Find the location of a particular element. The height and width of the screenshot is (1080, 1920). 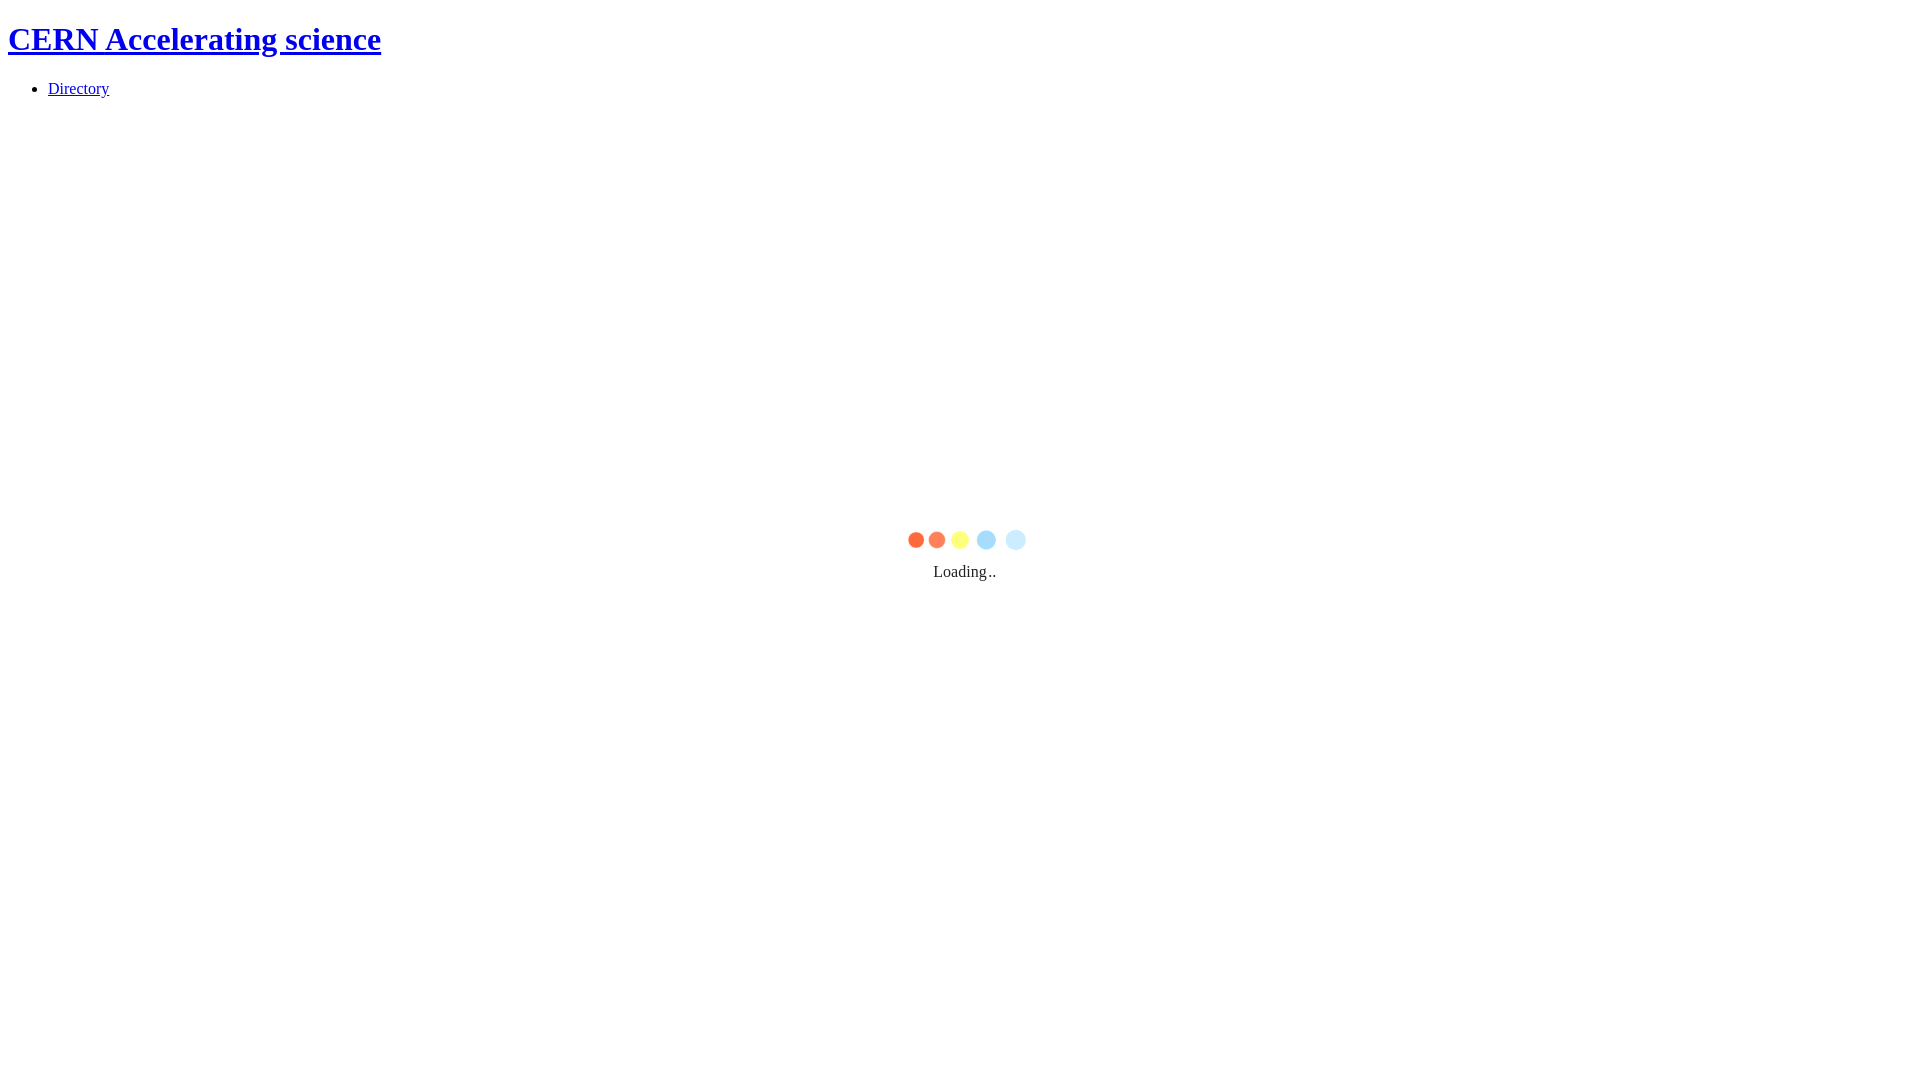

'Directory' is located at coordinates (78, 87).